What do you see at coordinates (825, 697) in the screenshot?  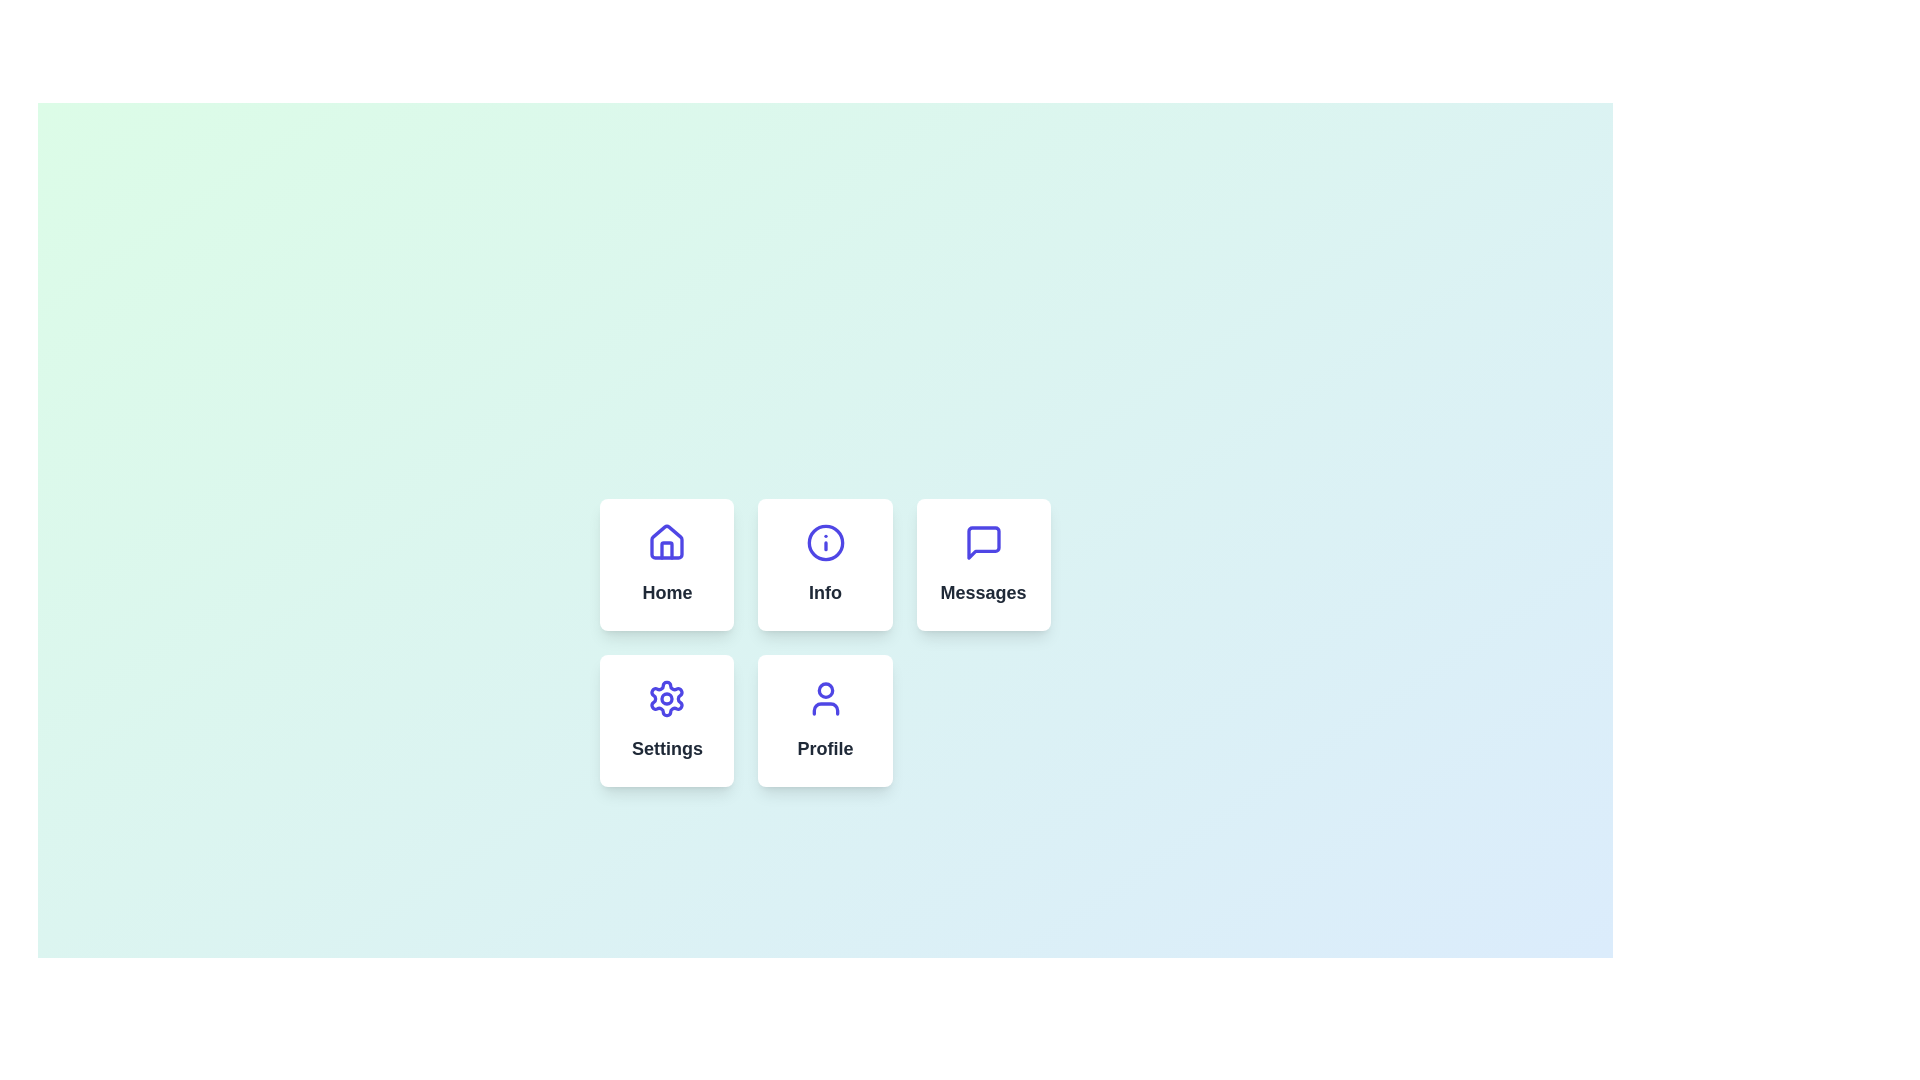 I see `the user profile icon which has a circular head shape and a purple-blue stroke, located within the 'Profile' card at the bottom row of a 3x2 grid layout` at bounding box center [825, 697].